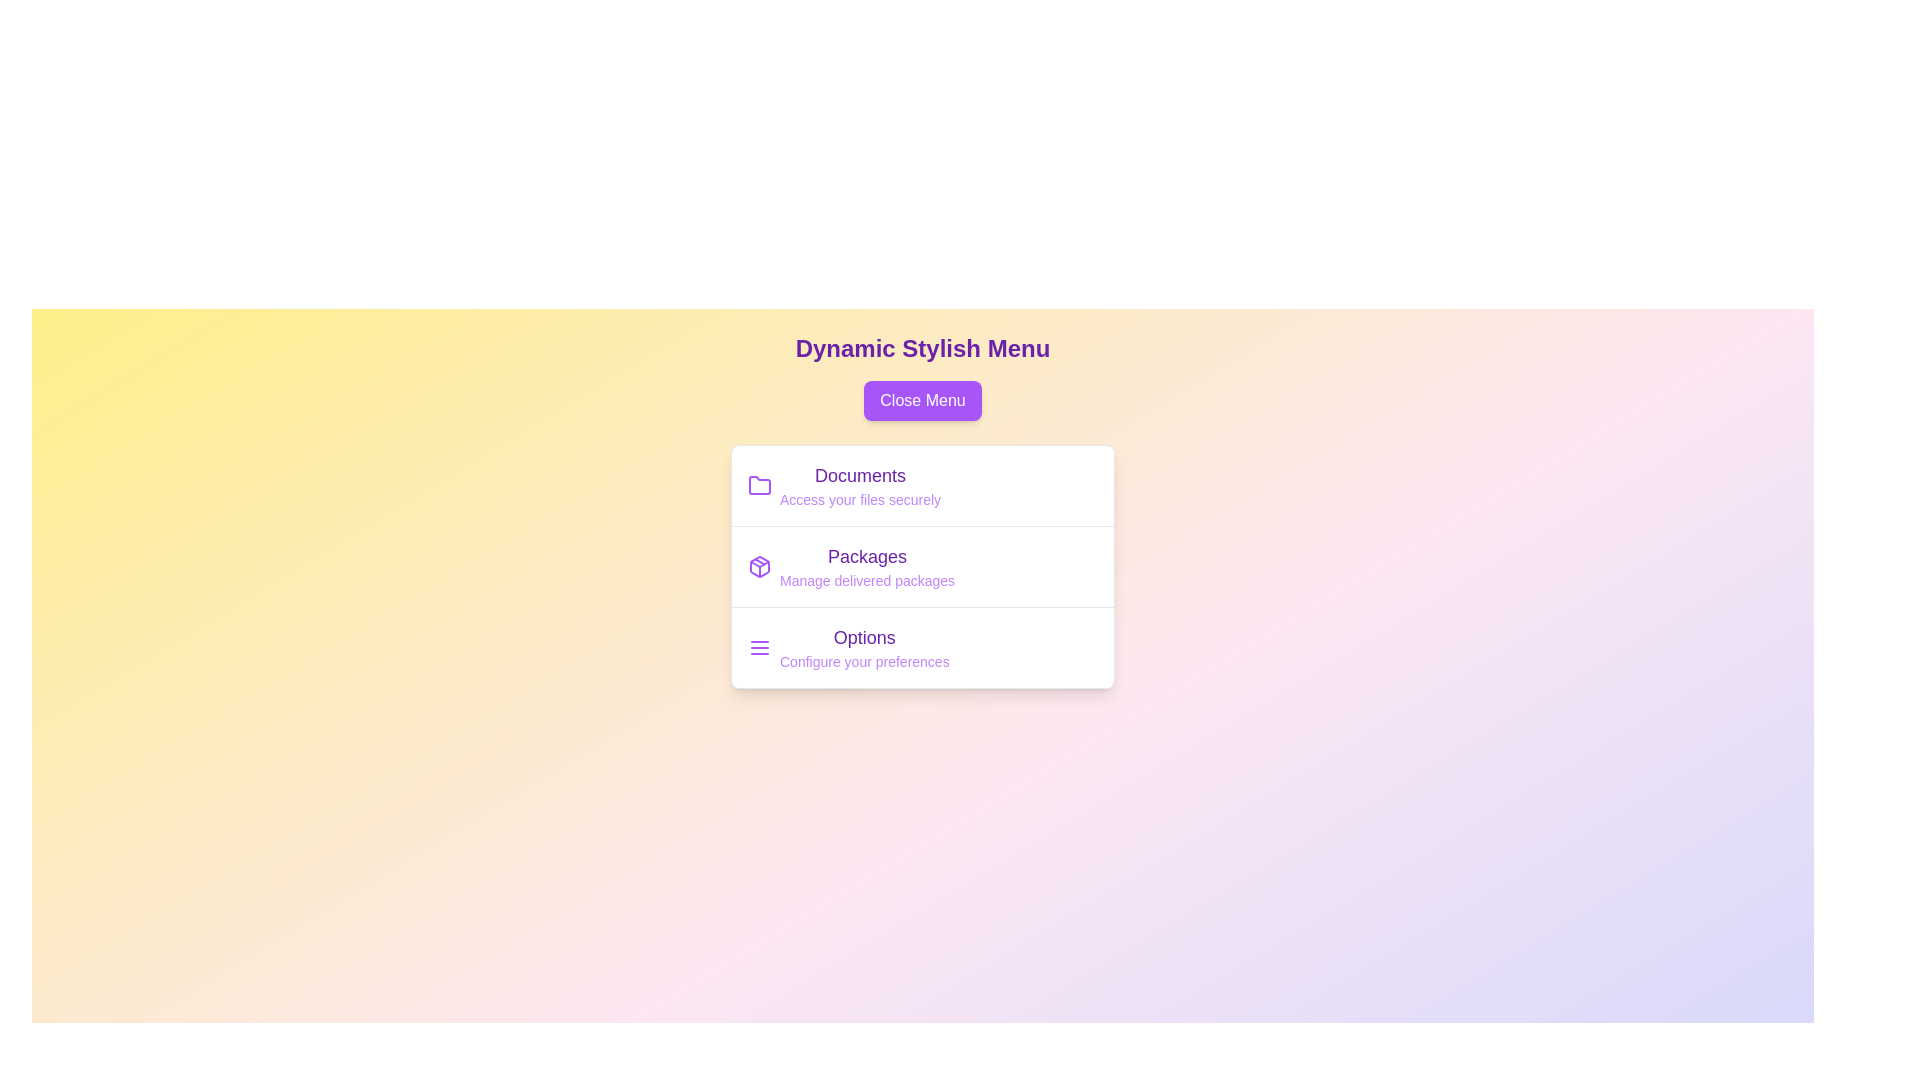 The width and height of the screenshot is (1920, 1080). Describe the element at coordinates (921, 401) in the screenshot. I see `the 'Close Menu' button to toggle the menu visibility` at that location.